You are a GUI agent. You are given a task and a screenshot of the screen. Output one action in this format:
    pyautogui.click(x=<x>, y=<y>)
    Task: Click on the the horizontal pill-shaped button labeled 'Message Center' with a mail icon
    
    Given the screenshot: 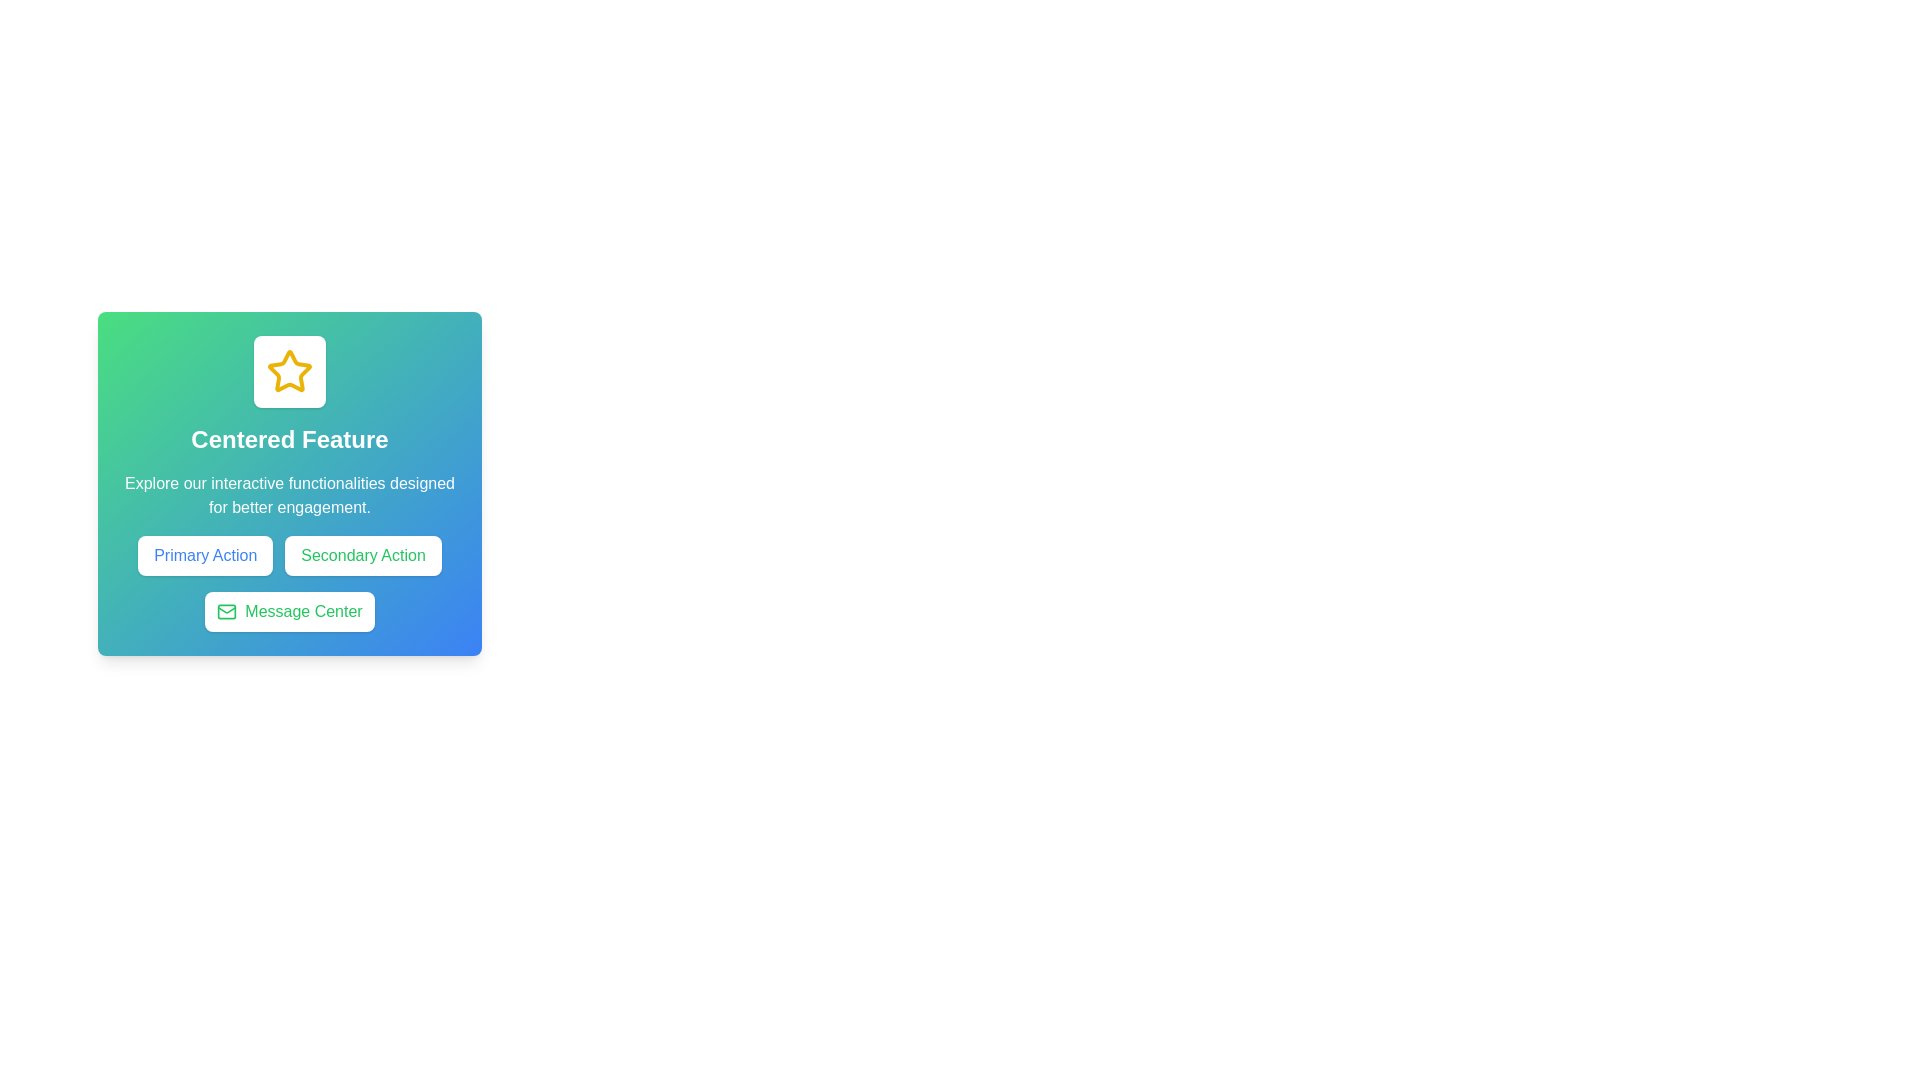 What is the action you would take?
    pyautogui.click(x=288, y=611)
    